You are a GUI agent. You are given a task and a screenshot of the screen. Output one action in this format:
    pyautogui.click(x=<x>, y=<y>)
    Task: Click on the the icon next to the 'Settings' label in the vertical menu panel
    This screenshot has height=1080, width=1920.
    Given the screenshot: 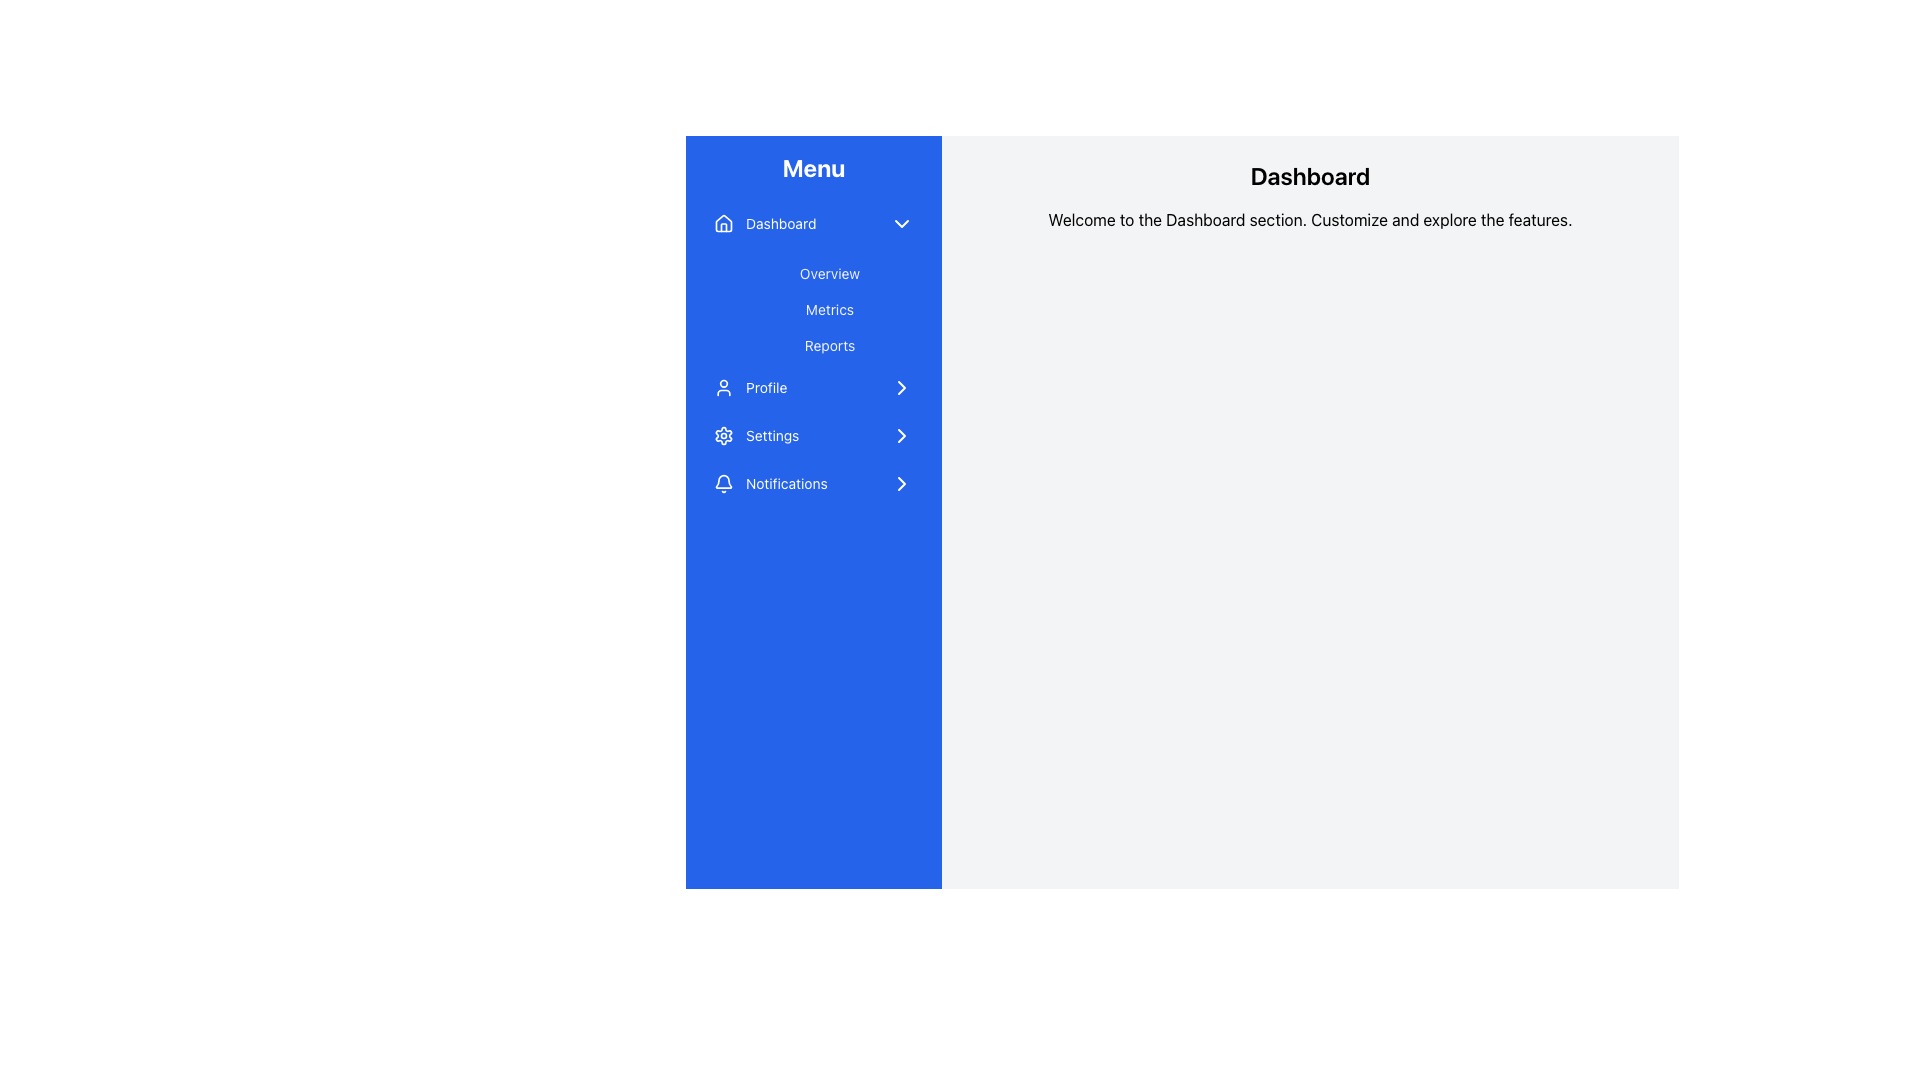 What is the action you would take?
    pyautogui.click(x=901, y=434)
    